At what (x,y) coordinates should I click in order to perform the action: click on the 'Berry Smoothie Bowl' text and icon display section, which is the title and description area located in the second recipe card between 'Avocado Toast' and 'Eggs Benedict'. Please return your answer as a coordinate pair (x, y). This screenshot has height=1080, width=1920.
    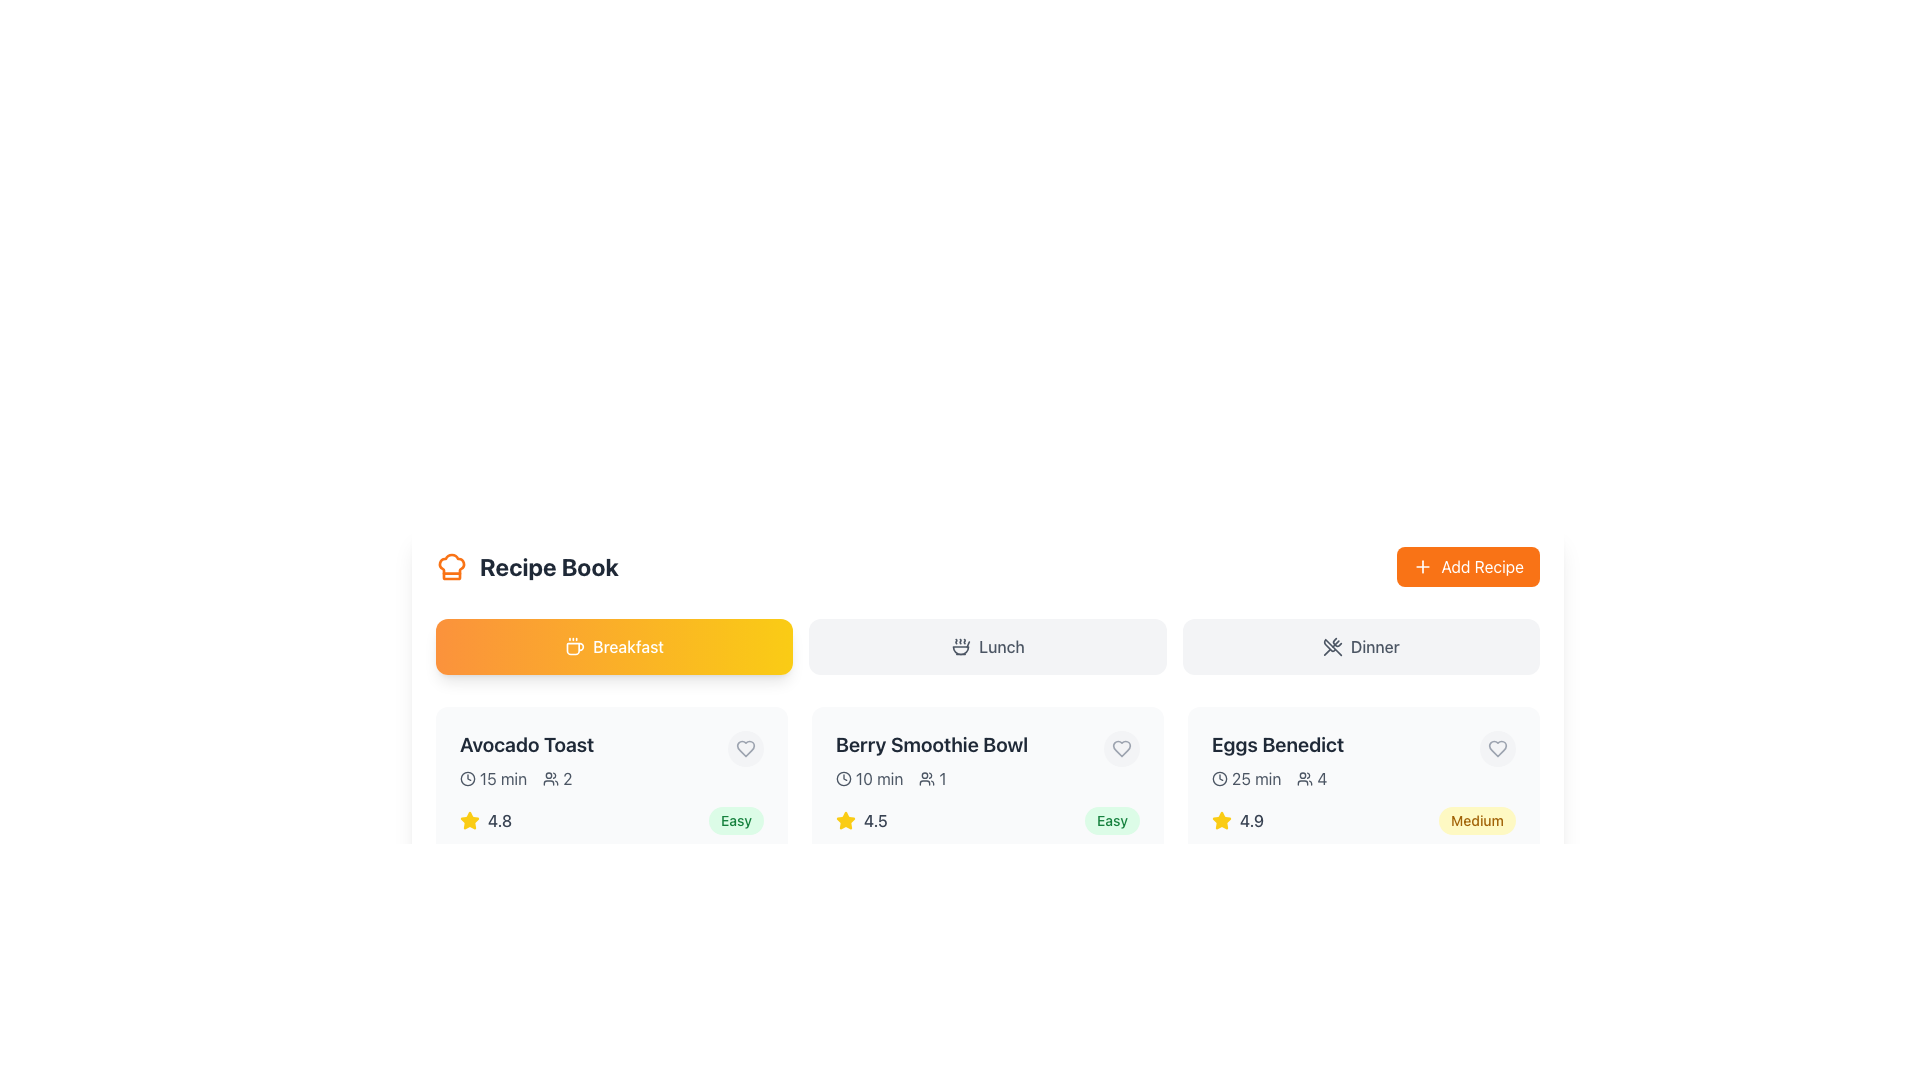
    Looking at the image, I should click on (988, 760).